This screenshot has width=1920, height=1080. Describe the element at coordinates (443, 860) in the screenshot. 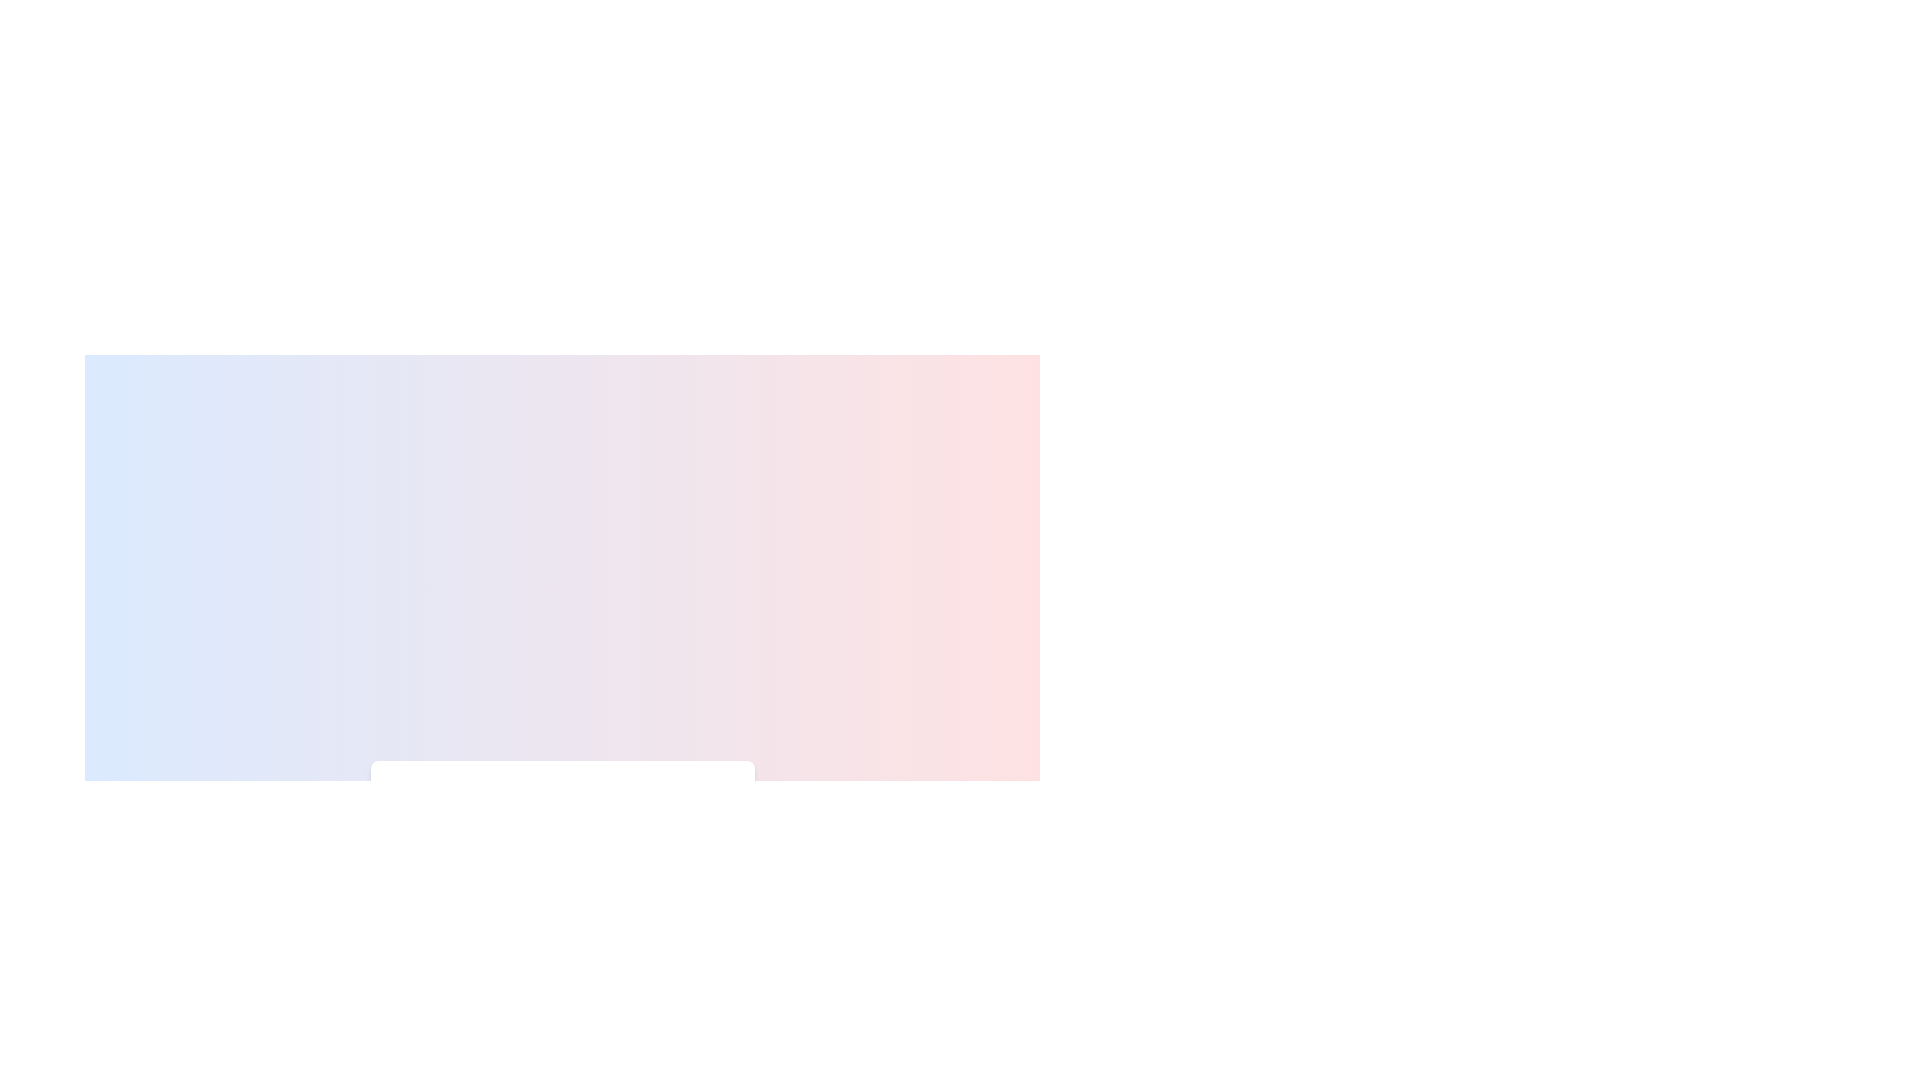

I see `the temperature to 15°C using the slider` at that location.